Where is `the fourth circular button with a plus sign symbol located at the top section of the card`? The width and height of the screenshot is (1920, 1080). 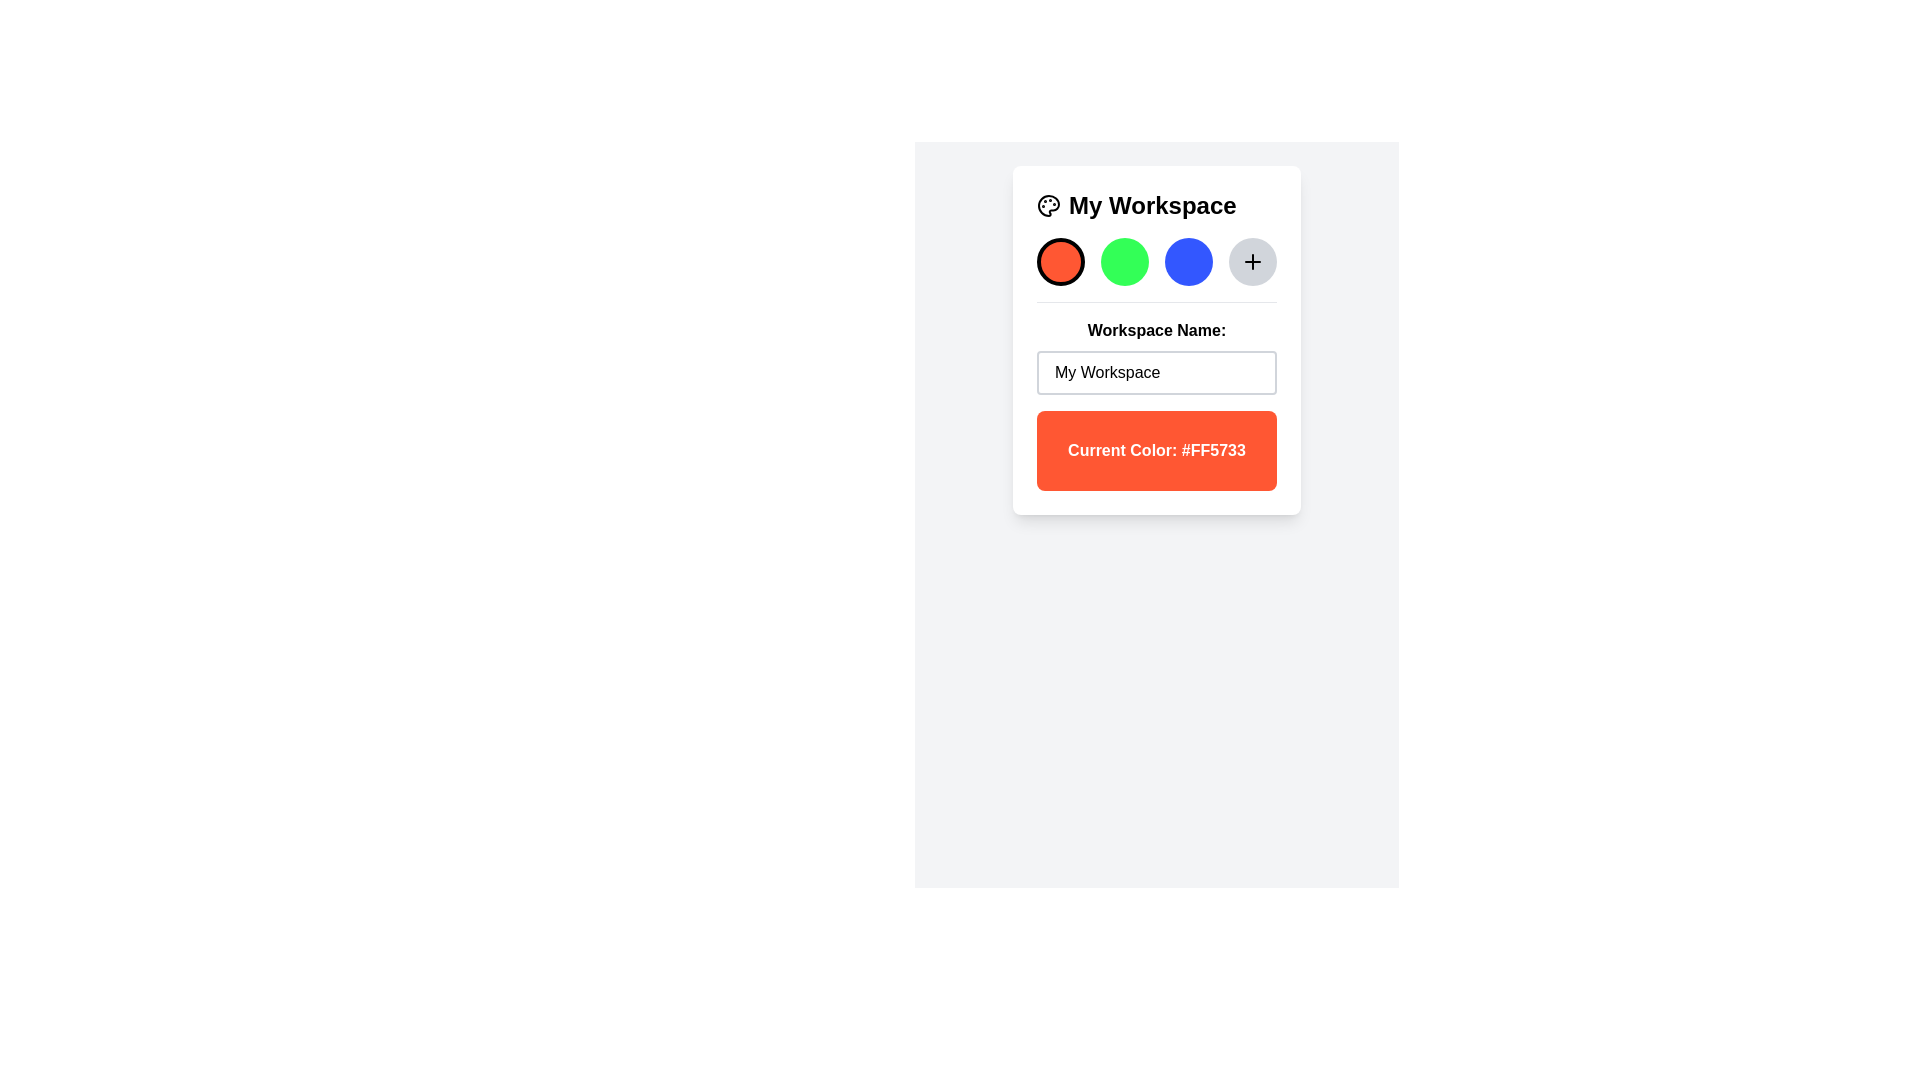
the fourth circular button with a plus sign symbol located at the top section of the card is located at coordinates (1251, 261).